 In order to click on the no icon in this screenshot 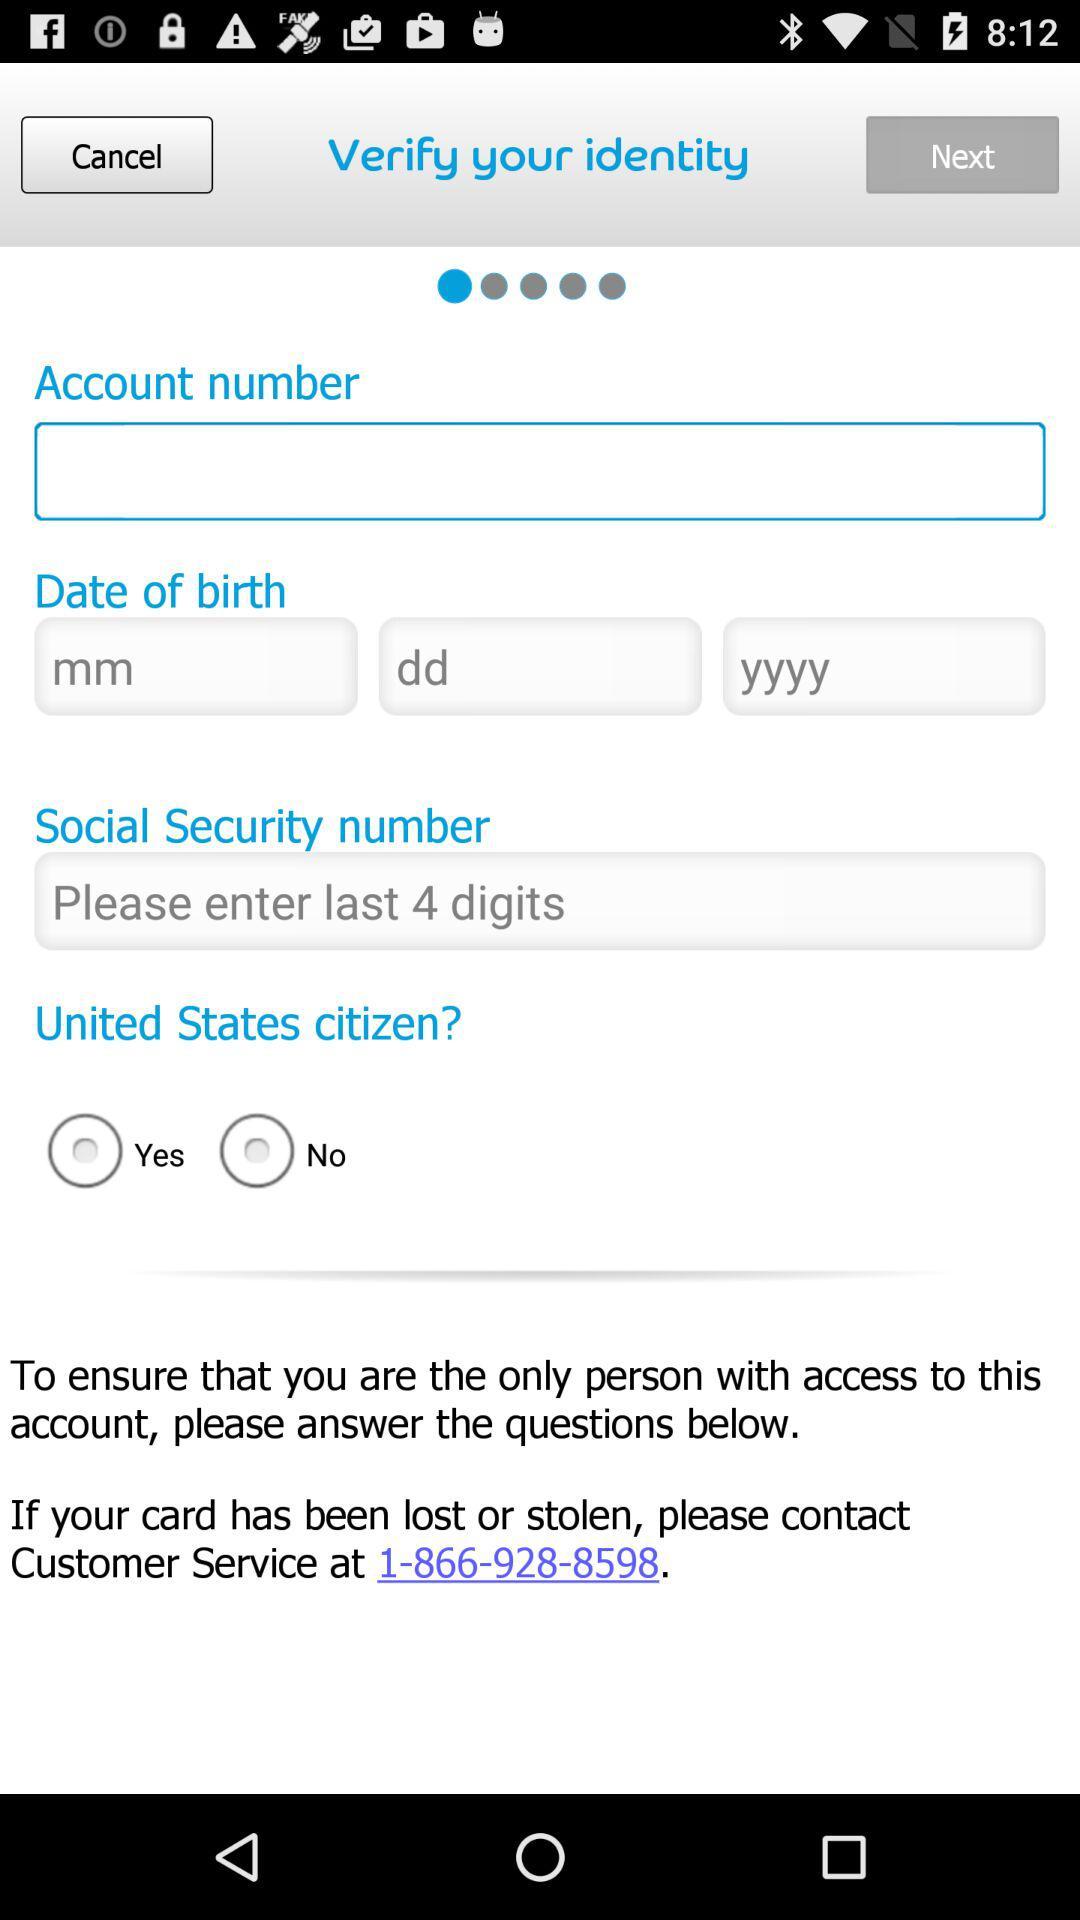, I will do `click(289, 1154)`.